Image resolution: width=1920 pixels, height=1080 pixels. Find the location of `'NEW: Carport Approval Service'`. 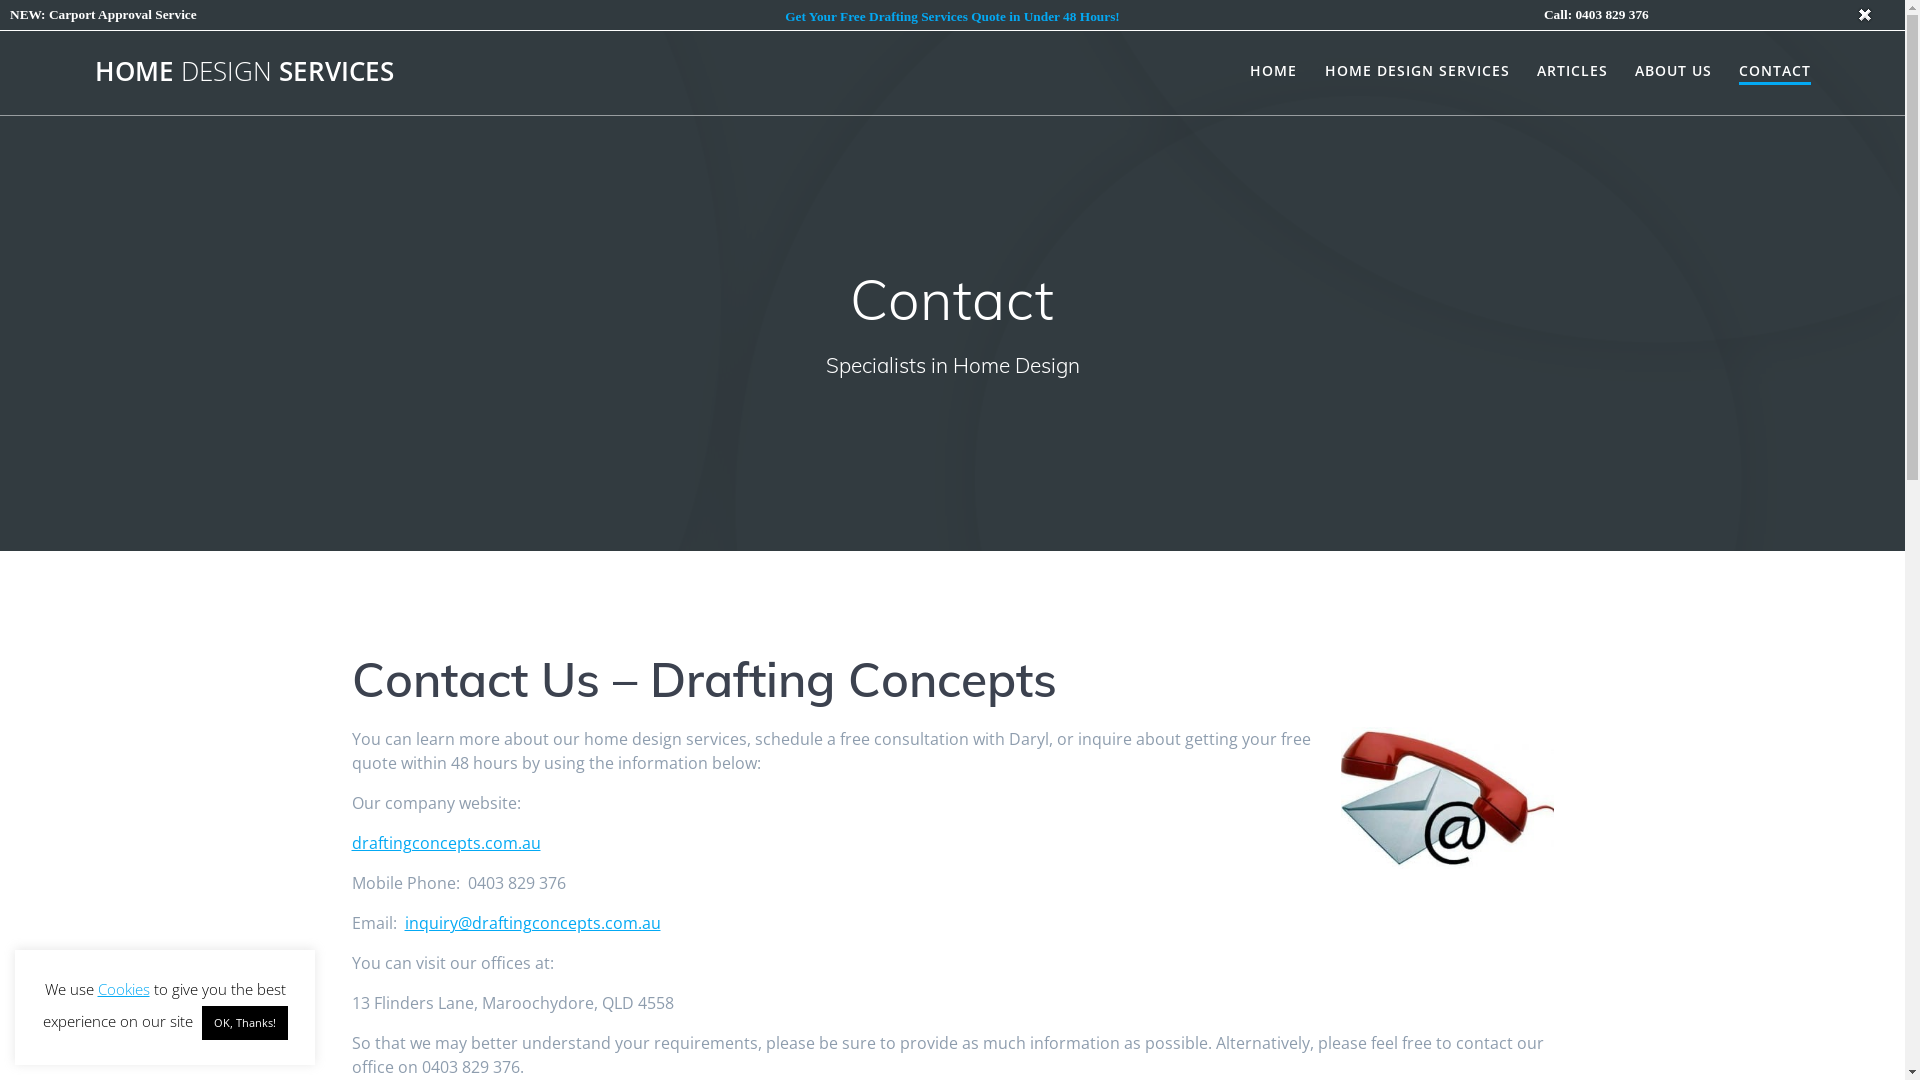

'NEW: Carport Approval Service' is located at coordinates (102, 14).